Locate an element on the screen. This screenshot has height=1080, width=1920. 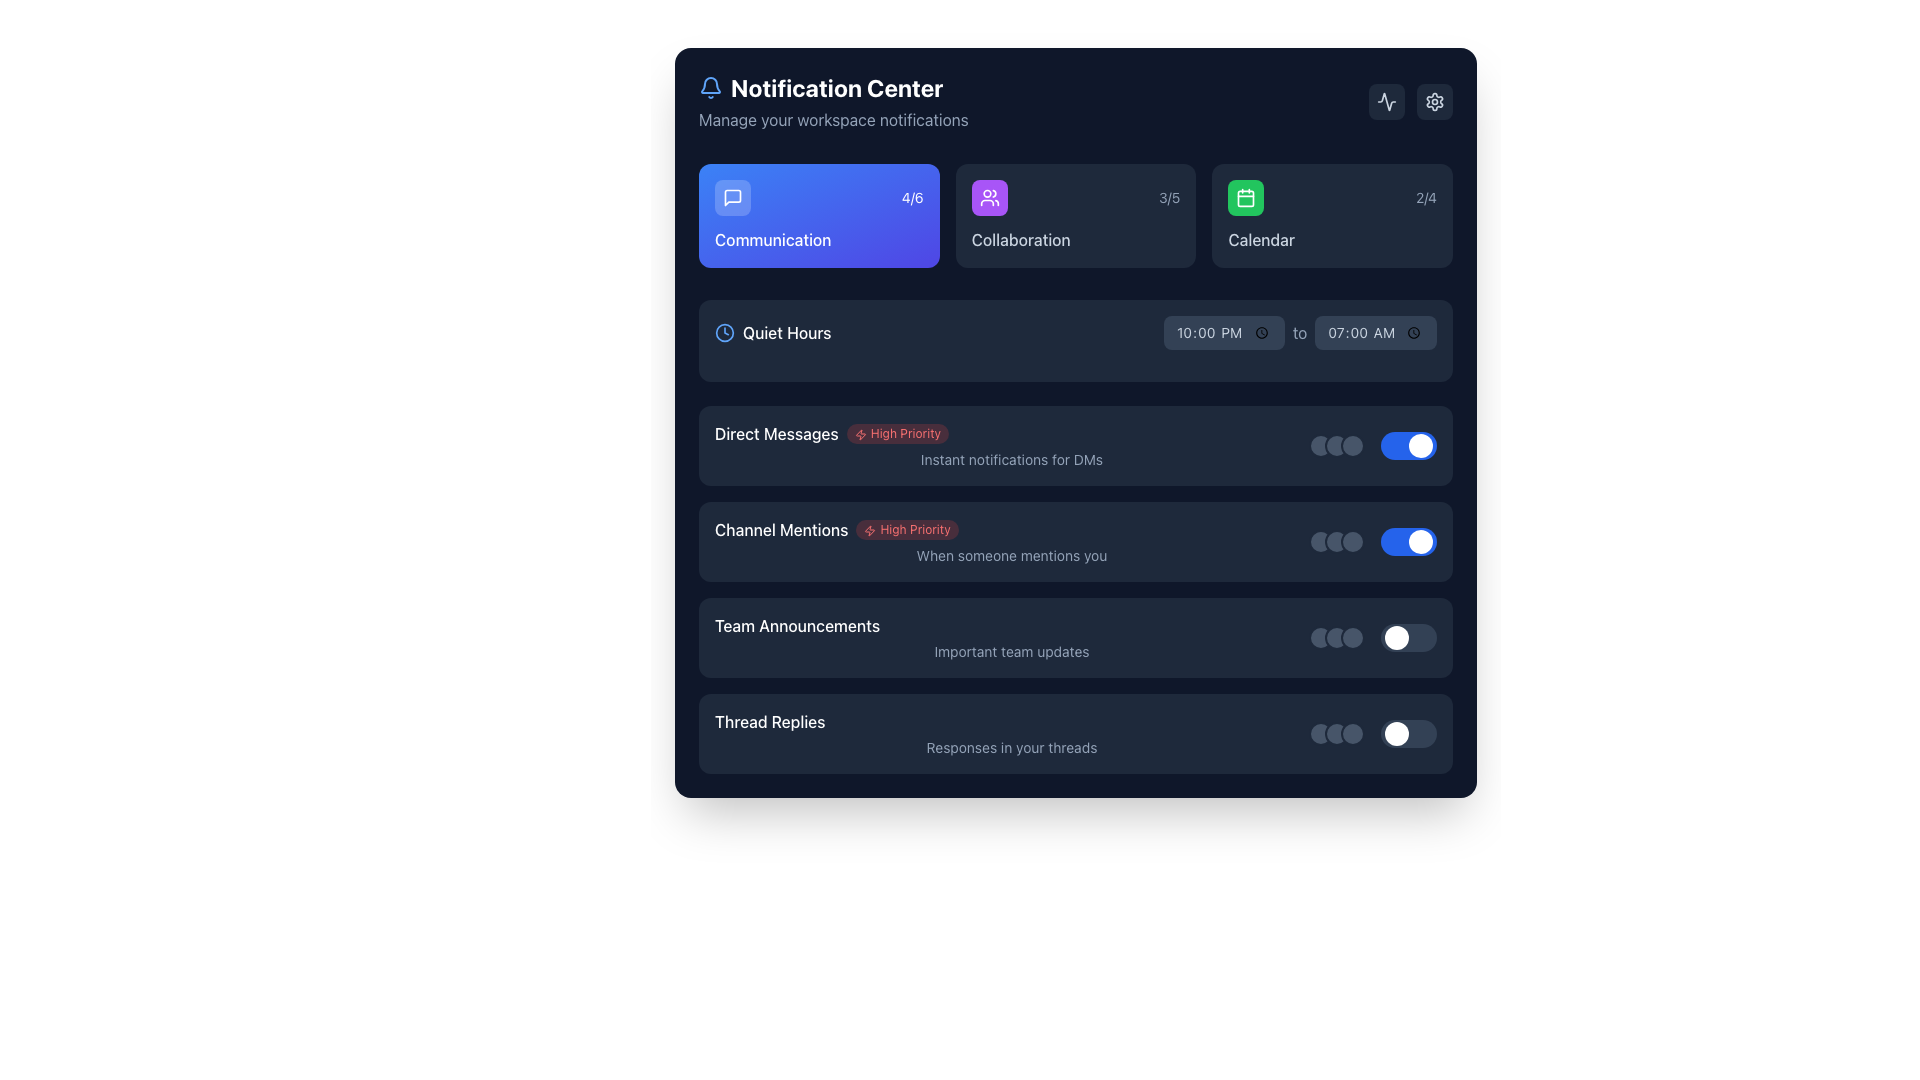
the waveform icon located at the top right corner of the notification panel is located at coordinates (1386, 101).